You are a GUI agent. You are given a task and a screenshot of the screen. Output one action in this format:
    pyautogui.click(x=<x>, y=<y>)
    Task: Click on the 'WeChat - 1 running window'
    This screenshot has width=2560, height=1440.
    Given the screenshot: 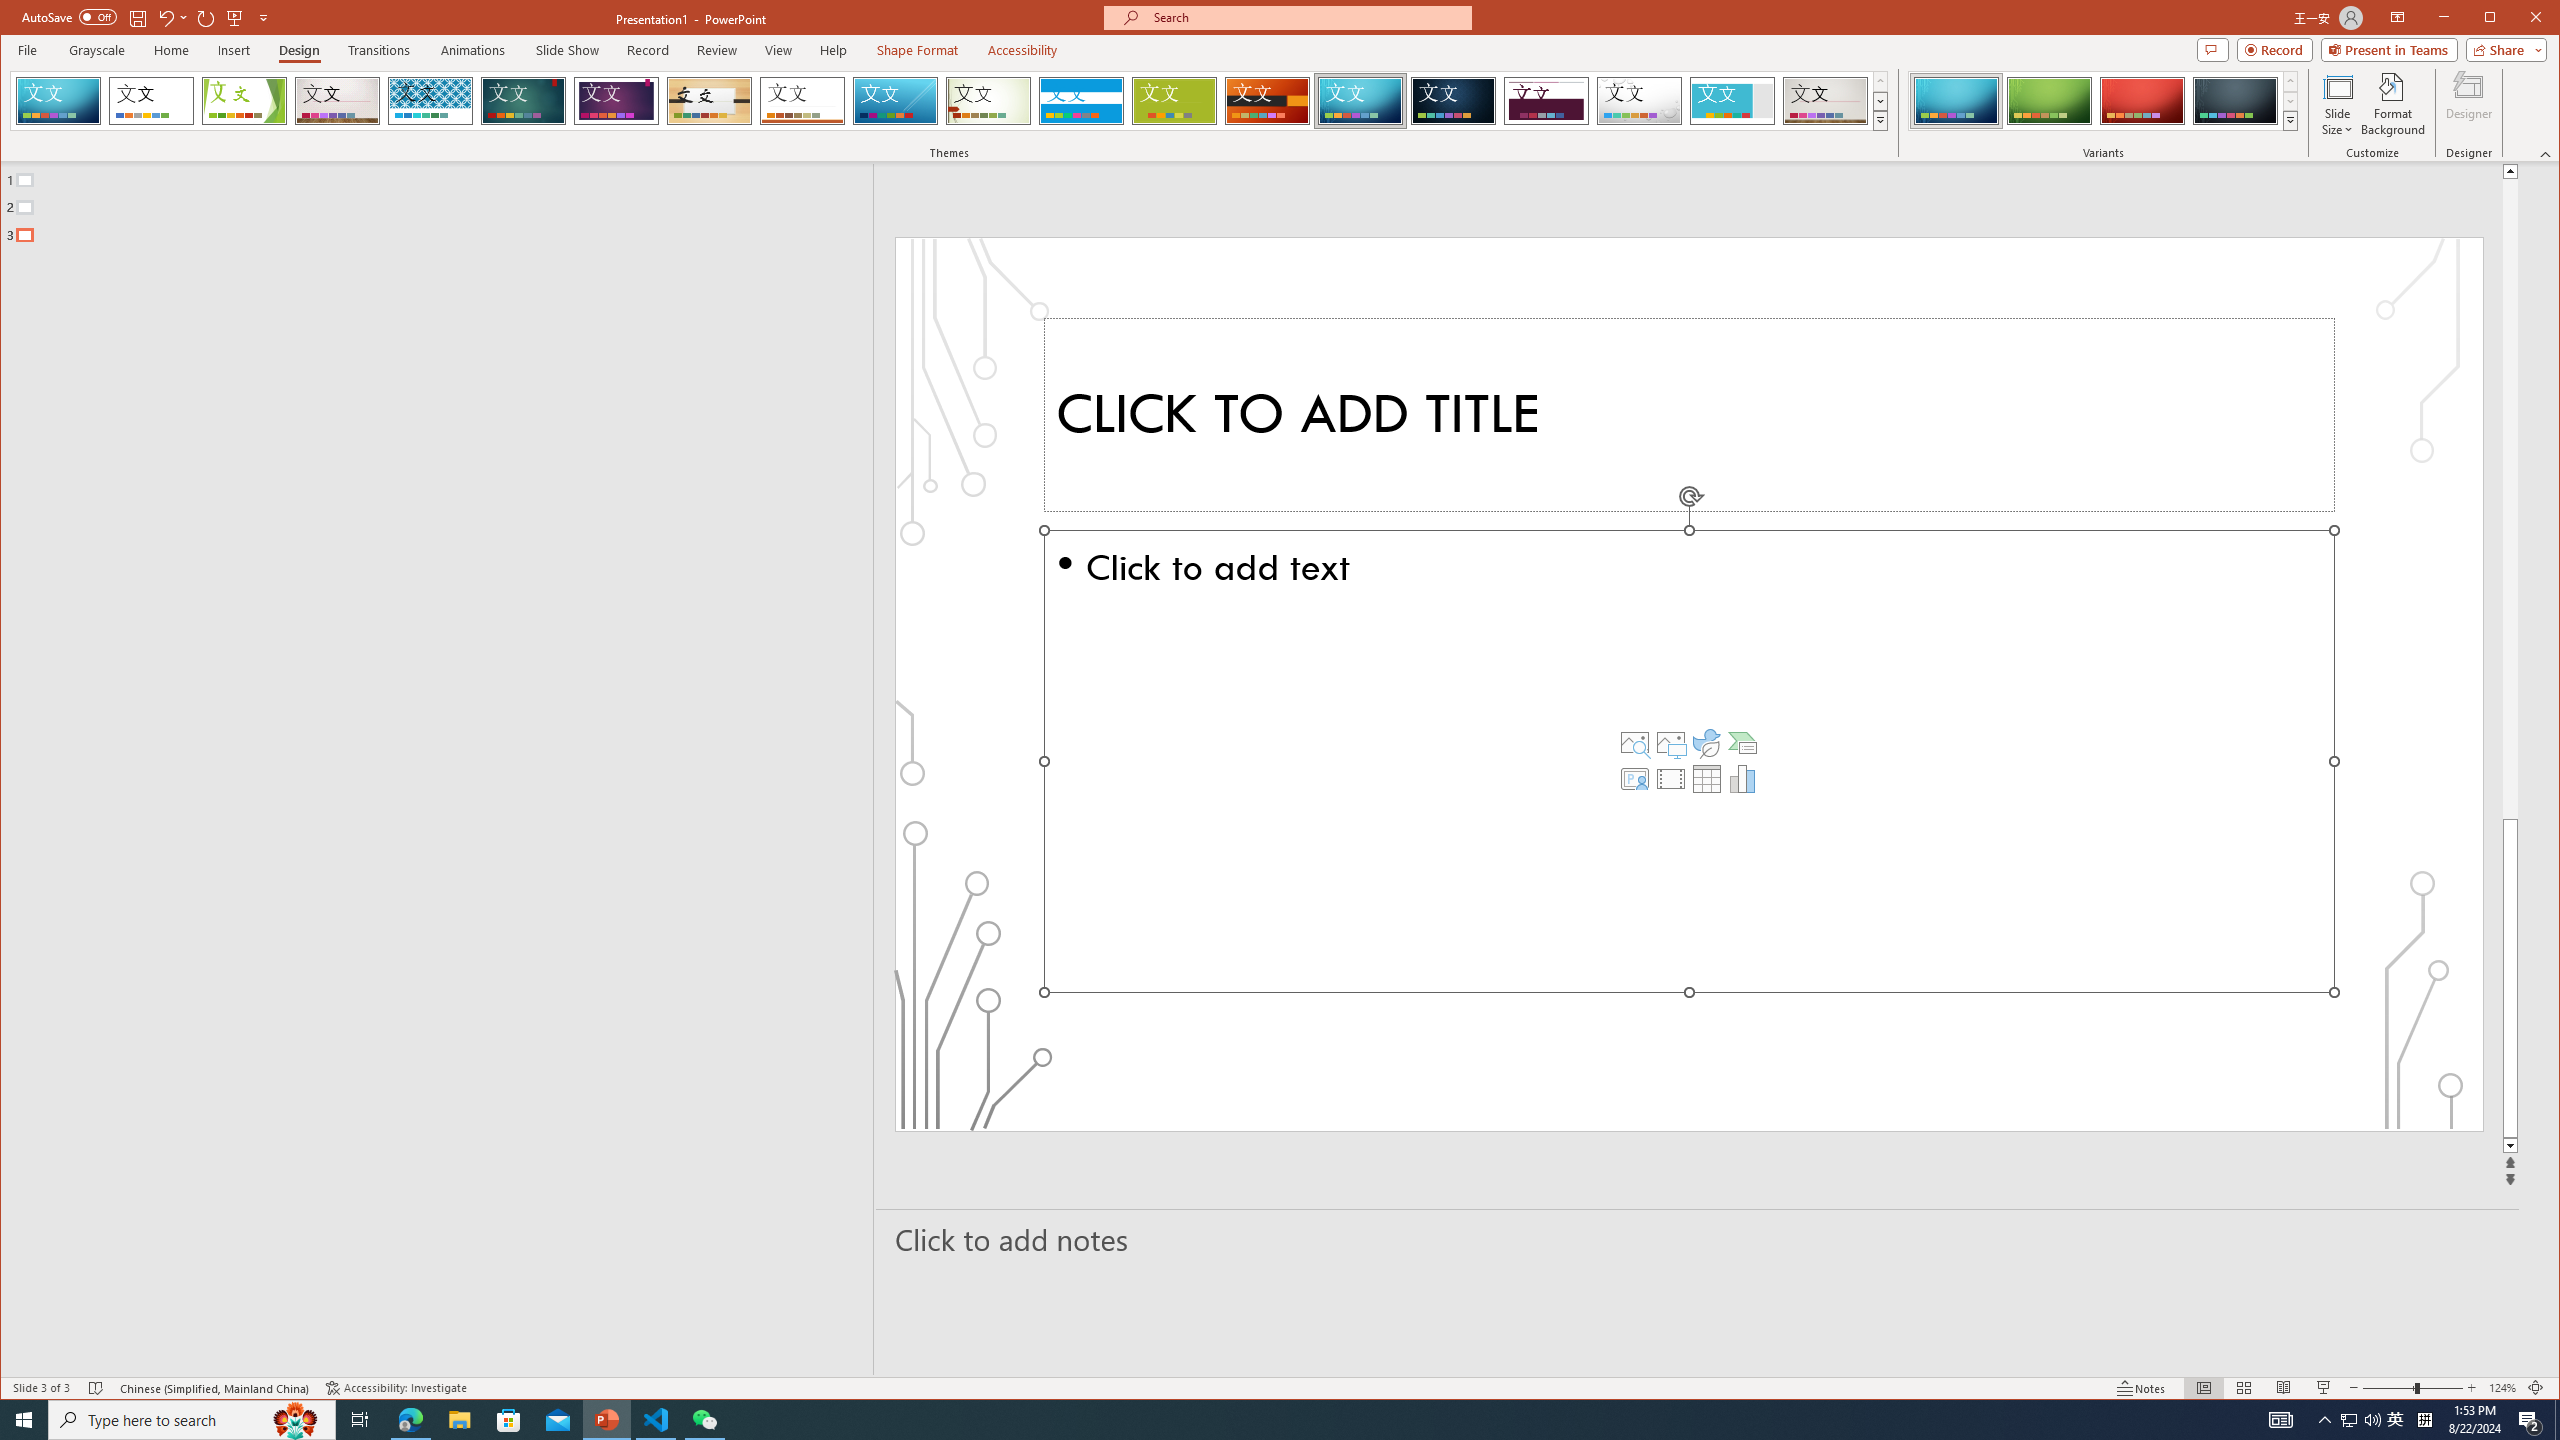 What is the action you would take?
    pyautogui.click(x=705, y=1418)
    